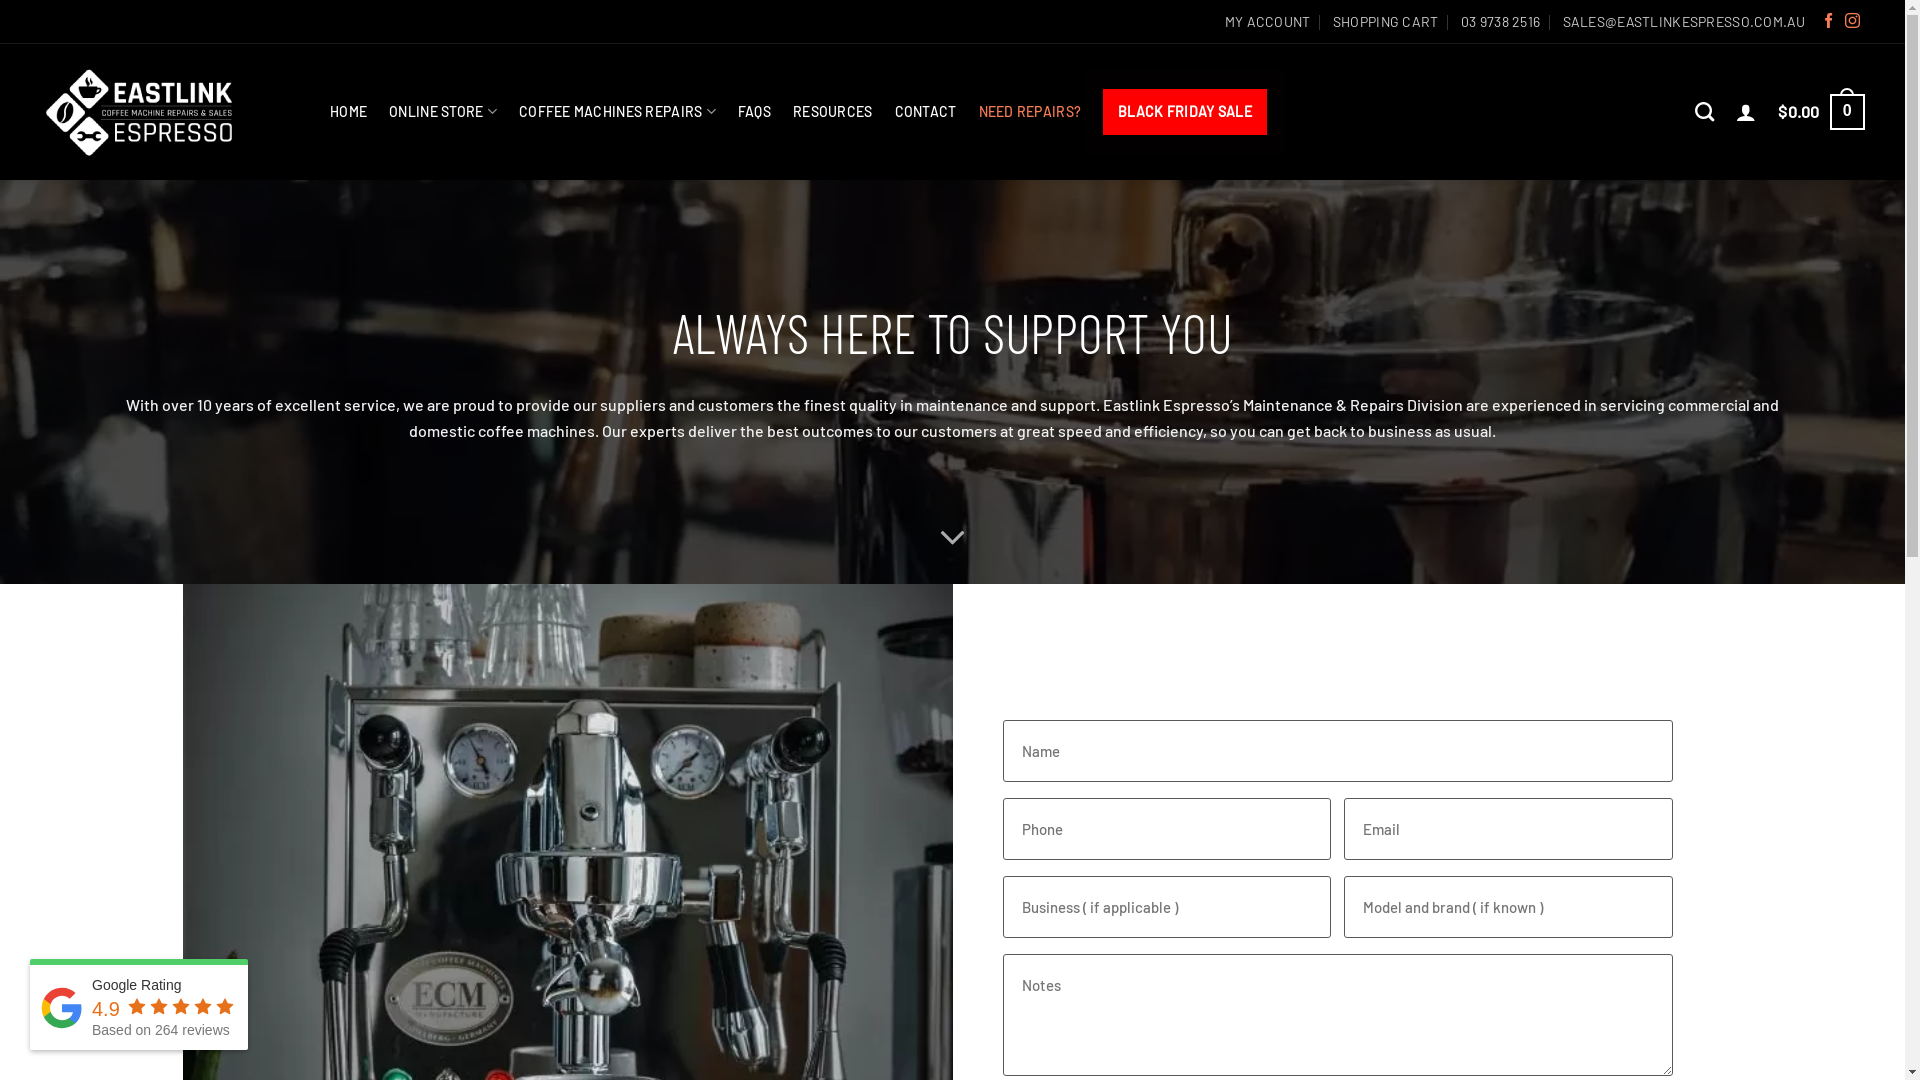 This screenshot has height=1080, width=1920. Describe the element at coordinates (753, 111) in the screenshot. I see `'FAQS'` at that location.